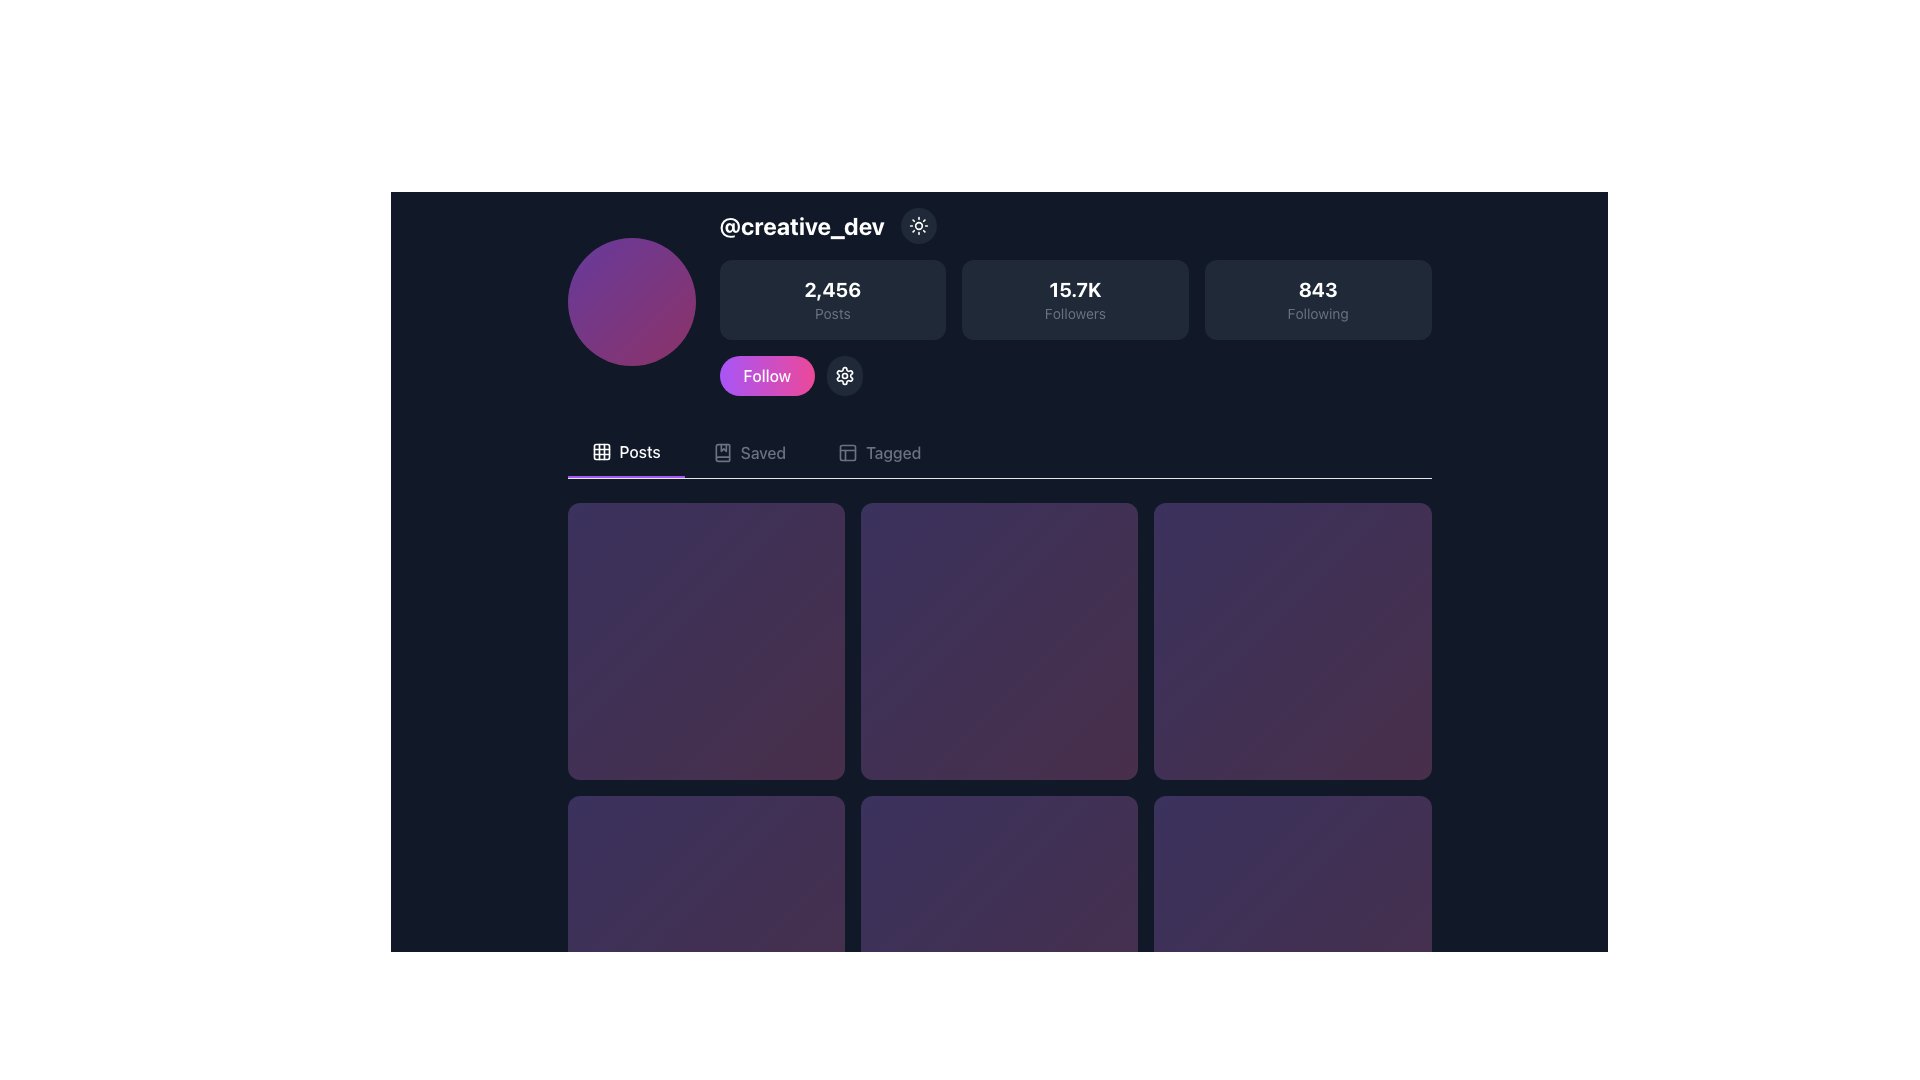 This screenshot has width=1920, height=1080. I want to click on the text label displaying the identifier or username of the profile being viewed, located in the upper-middle part of the interface, next to the profile picture and an interactive button, so click(802, 225).